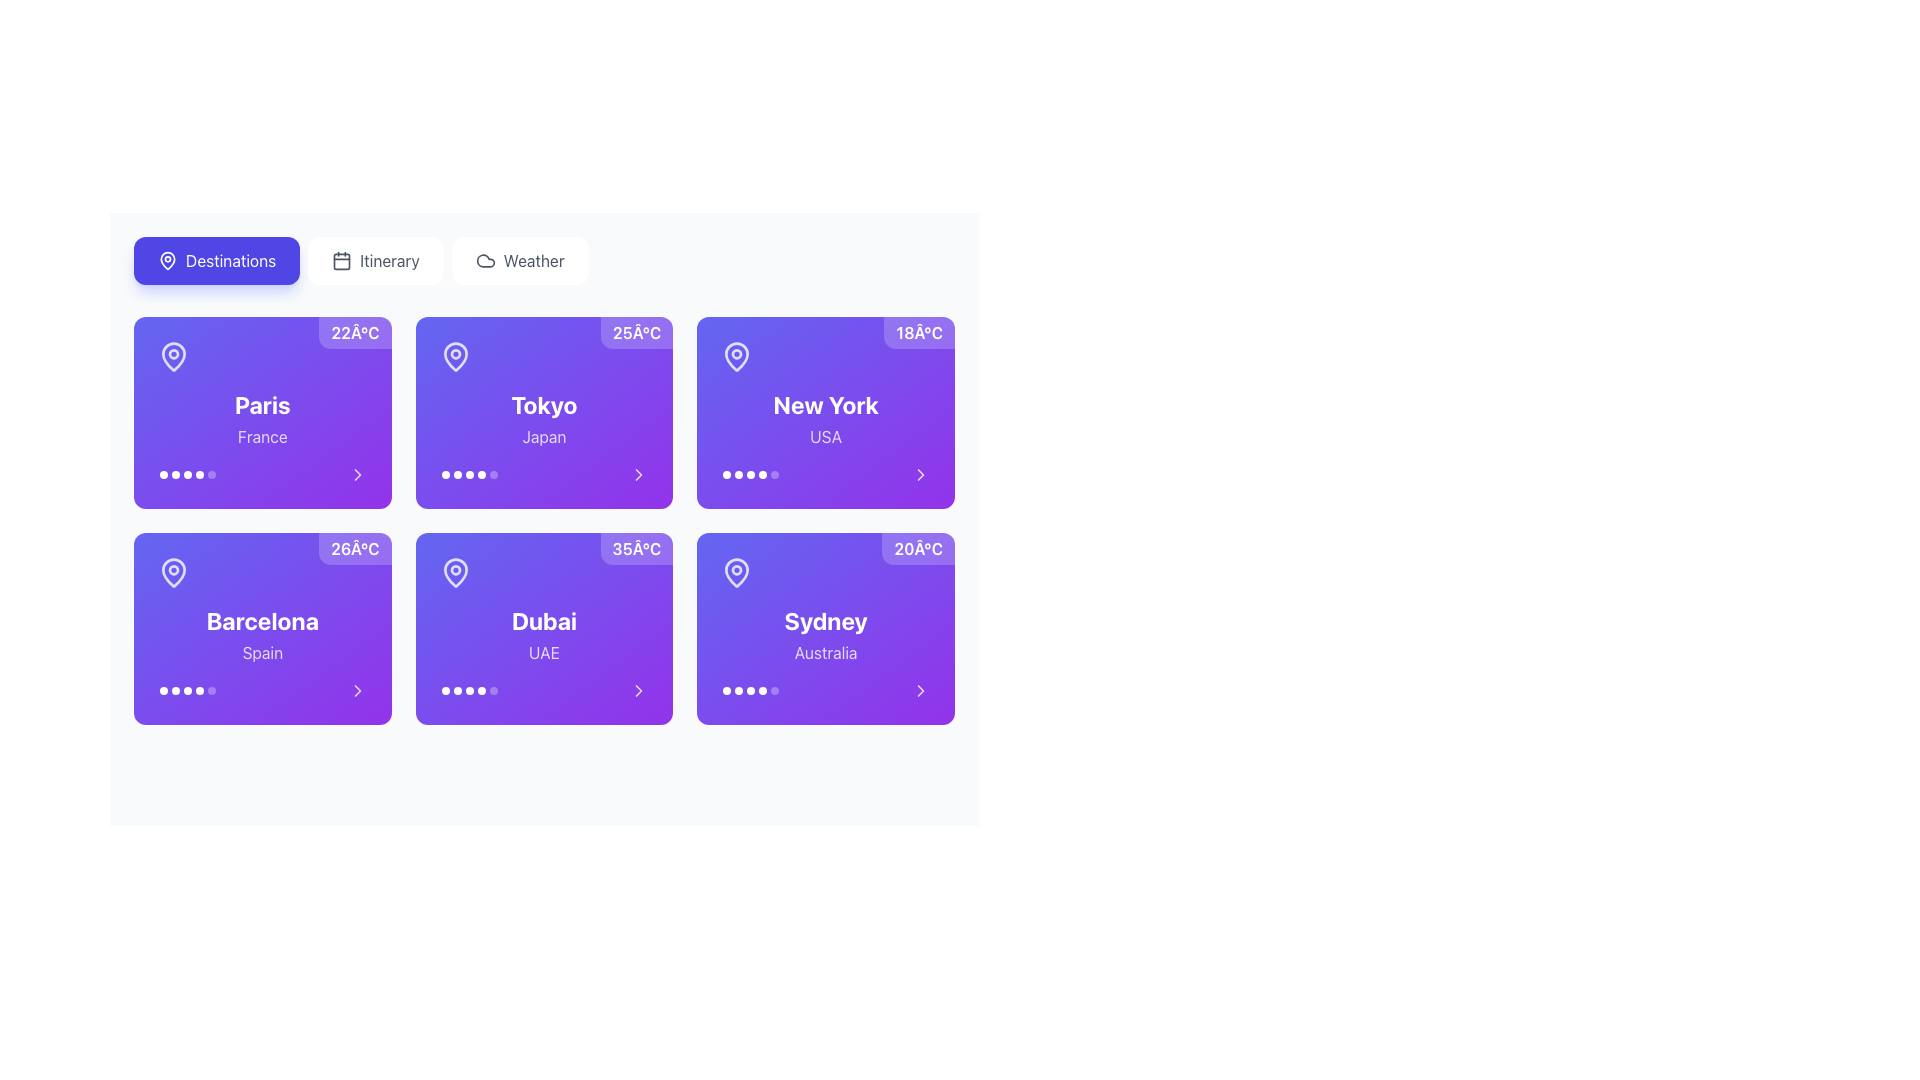 The width and height of the screenshot is (1920, 1080). What do you see at coordinates (261, 627) in the screenshot?
I see `the Card component displaying information about 'Barcelona, Spain', located in the second row and first column of the grid layout, directly below the 'Paris' card` at bounding box center [261, 627].